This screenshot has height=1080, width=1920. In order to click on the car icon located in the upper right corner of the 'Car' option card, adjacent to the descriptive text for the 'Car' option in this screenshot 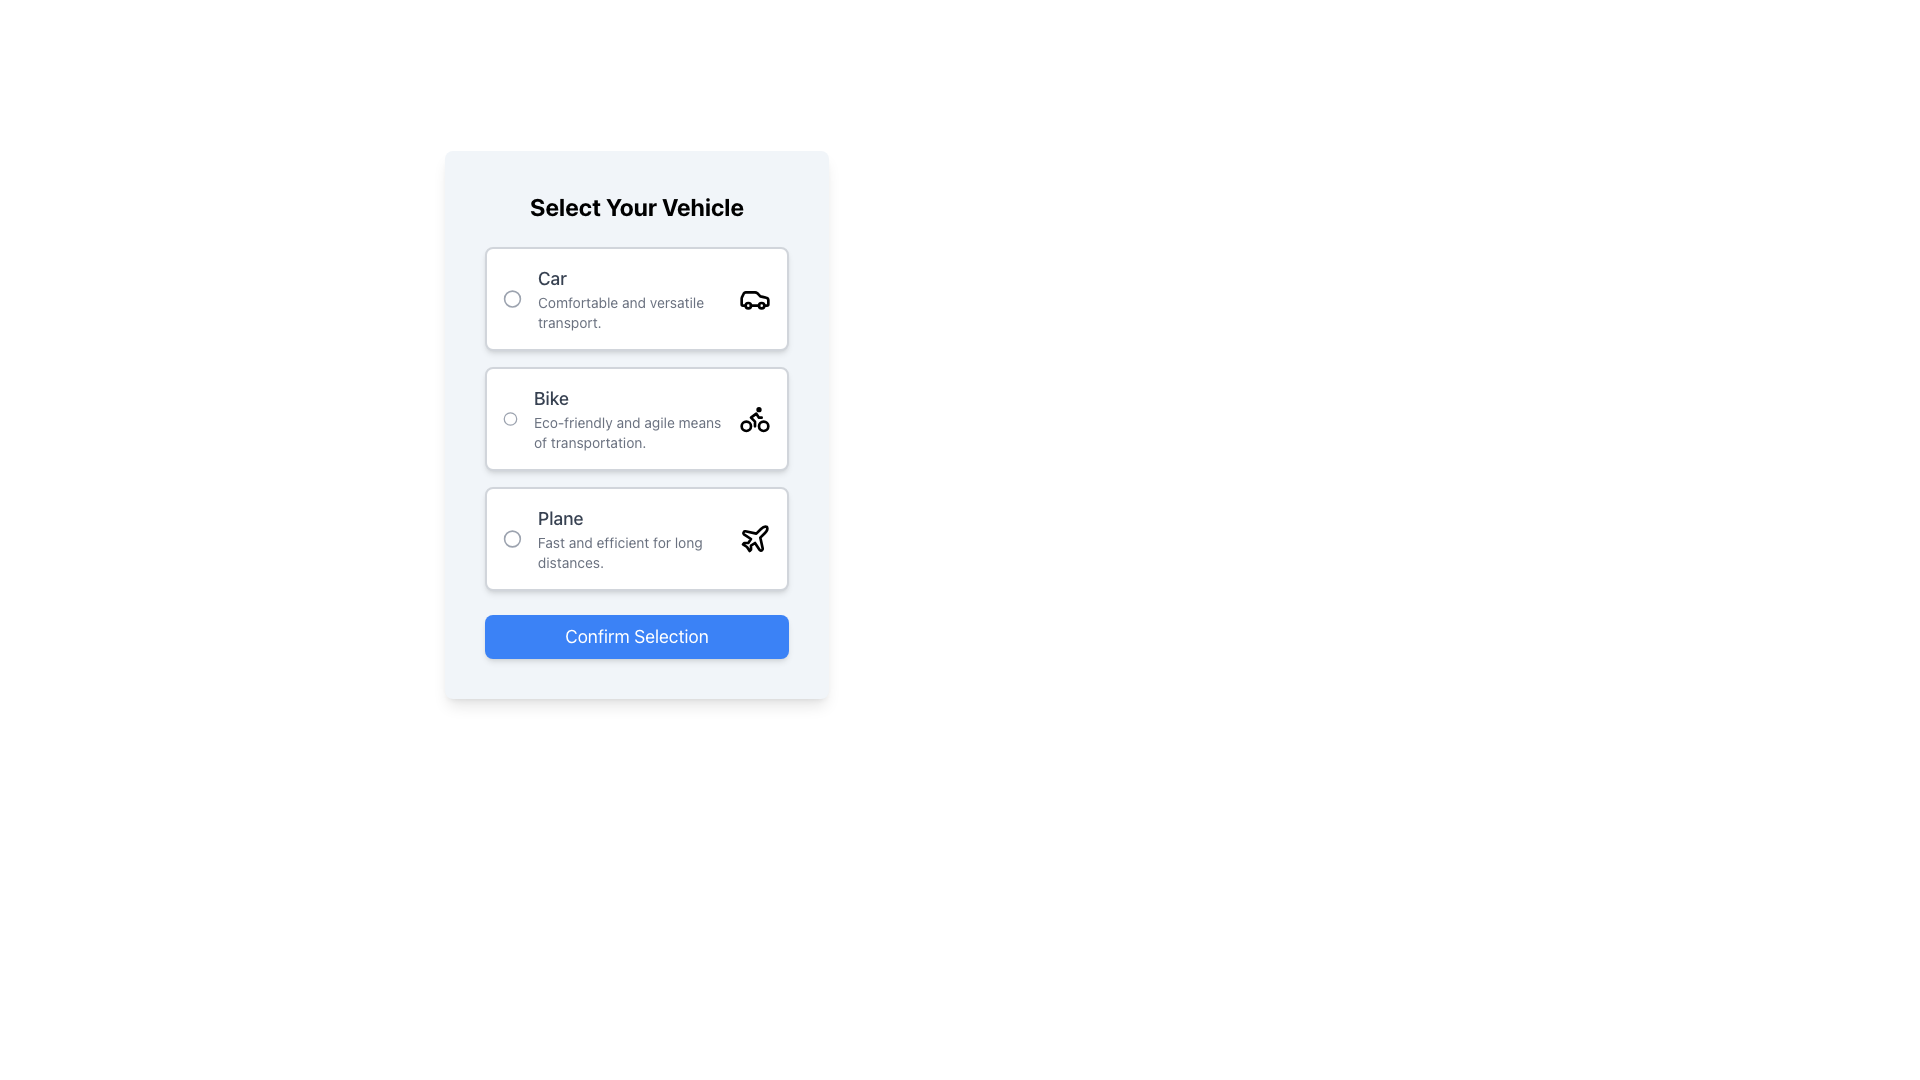, I will do `click(753, 299)`.